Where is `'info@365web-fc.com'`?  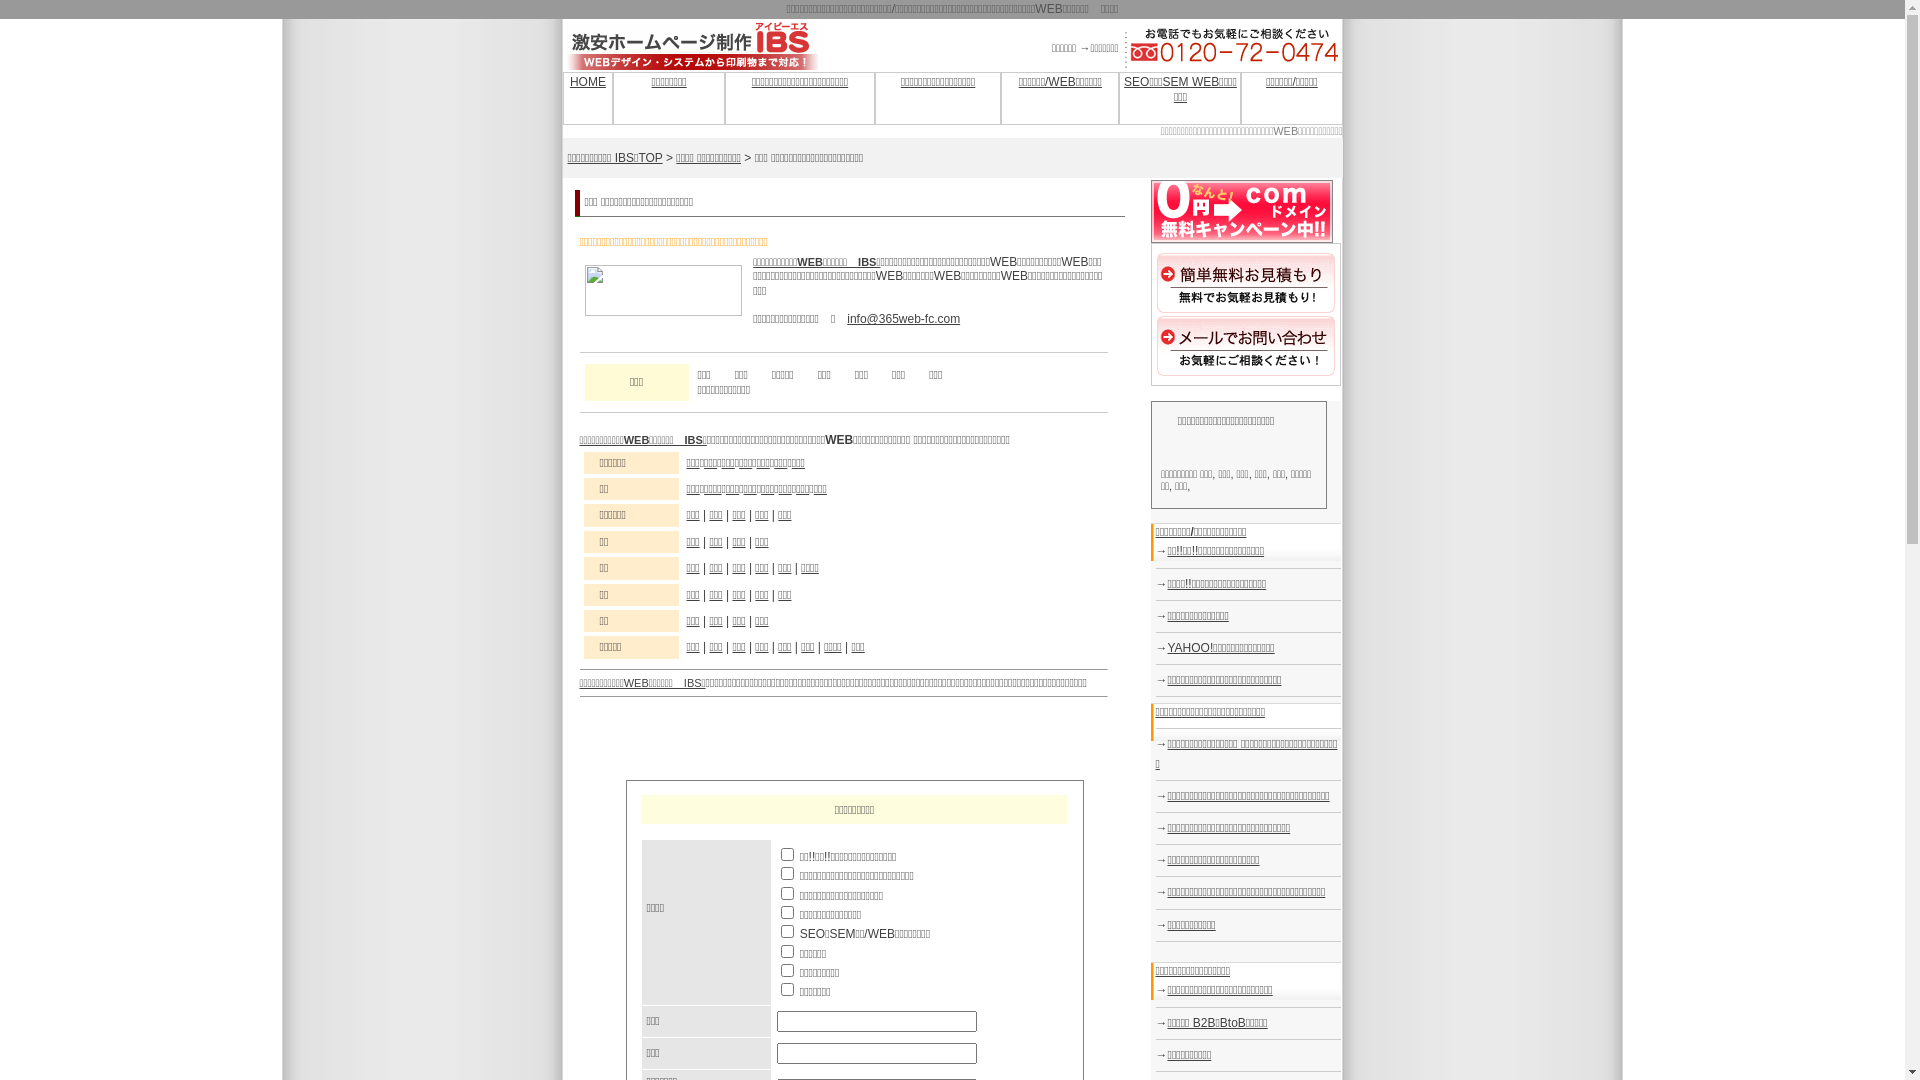 'info@365web-fc.com' is located at coordinates (902, 318).